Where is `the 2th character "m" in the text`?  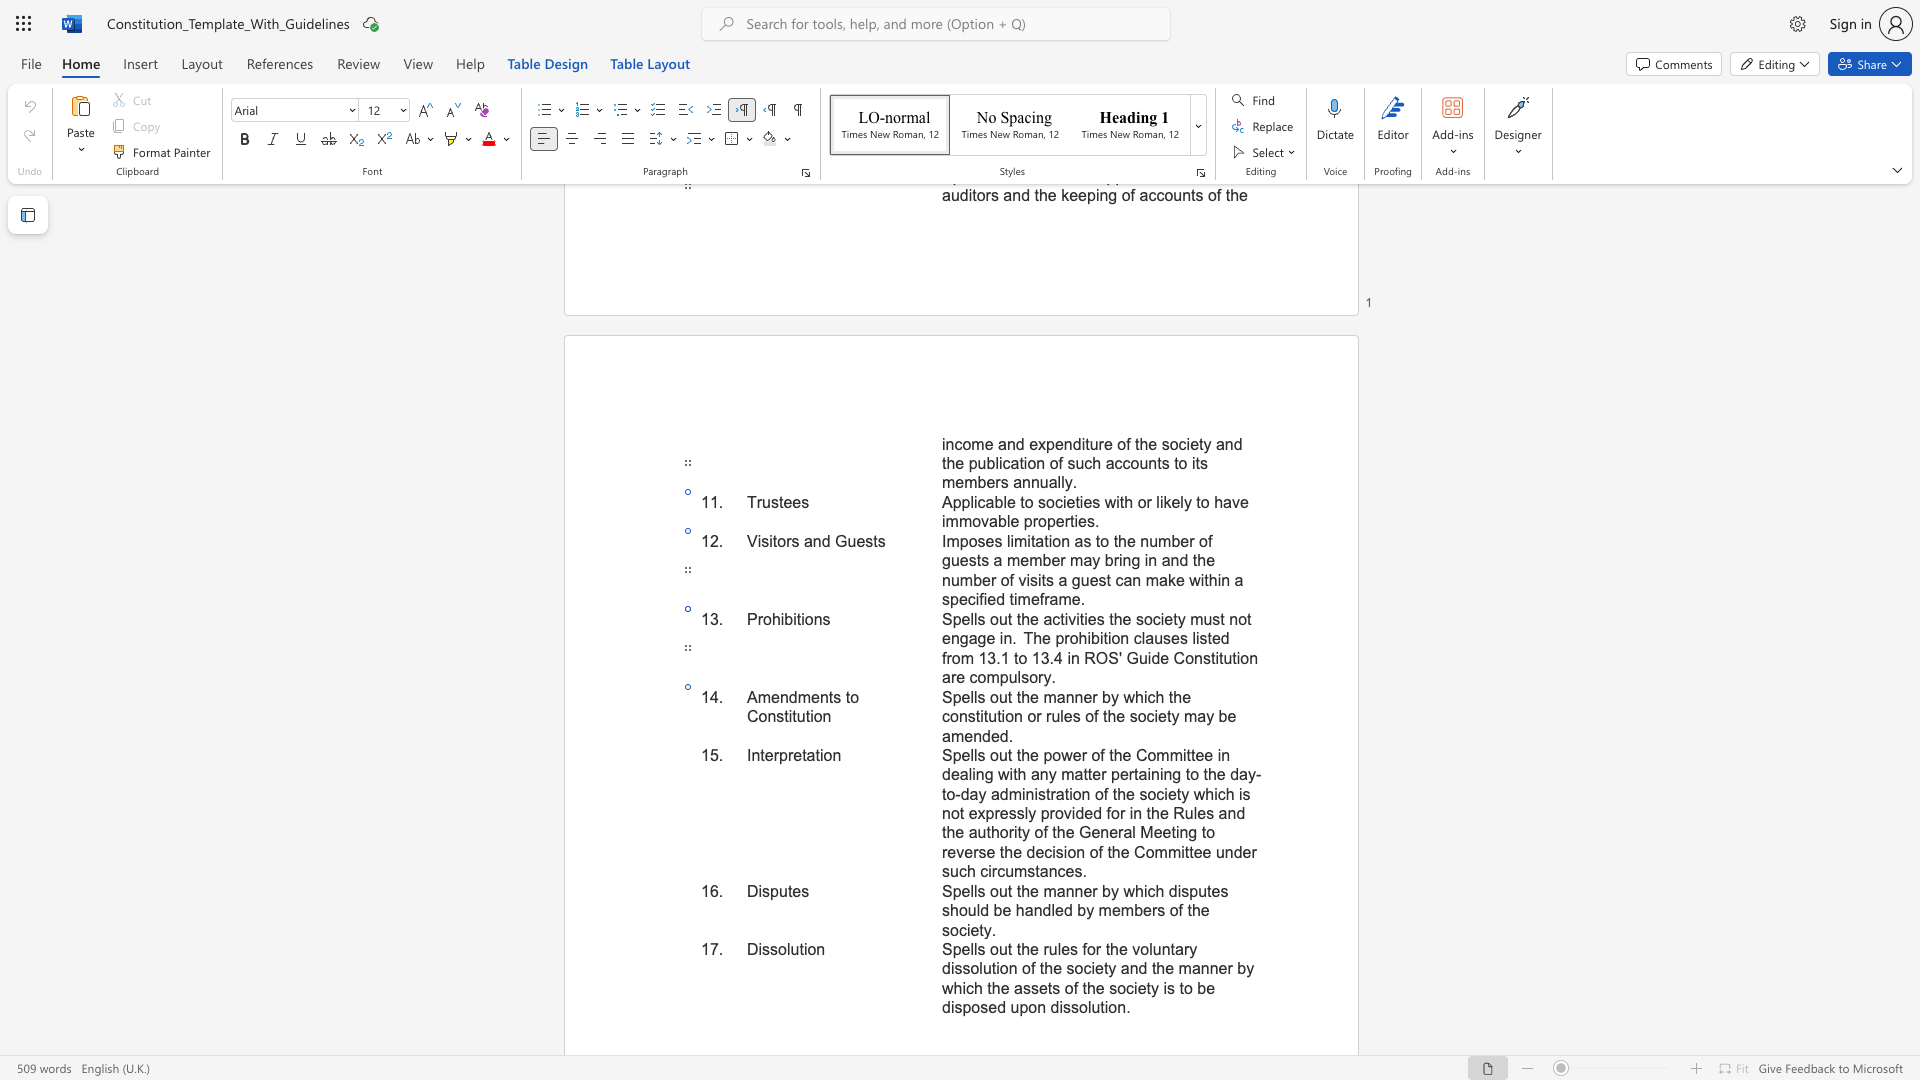
the 2th character "m" in the text is located at coordinates (1190, 715).